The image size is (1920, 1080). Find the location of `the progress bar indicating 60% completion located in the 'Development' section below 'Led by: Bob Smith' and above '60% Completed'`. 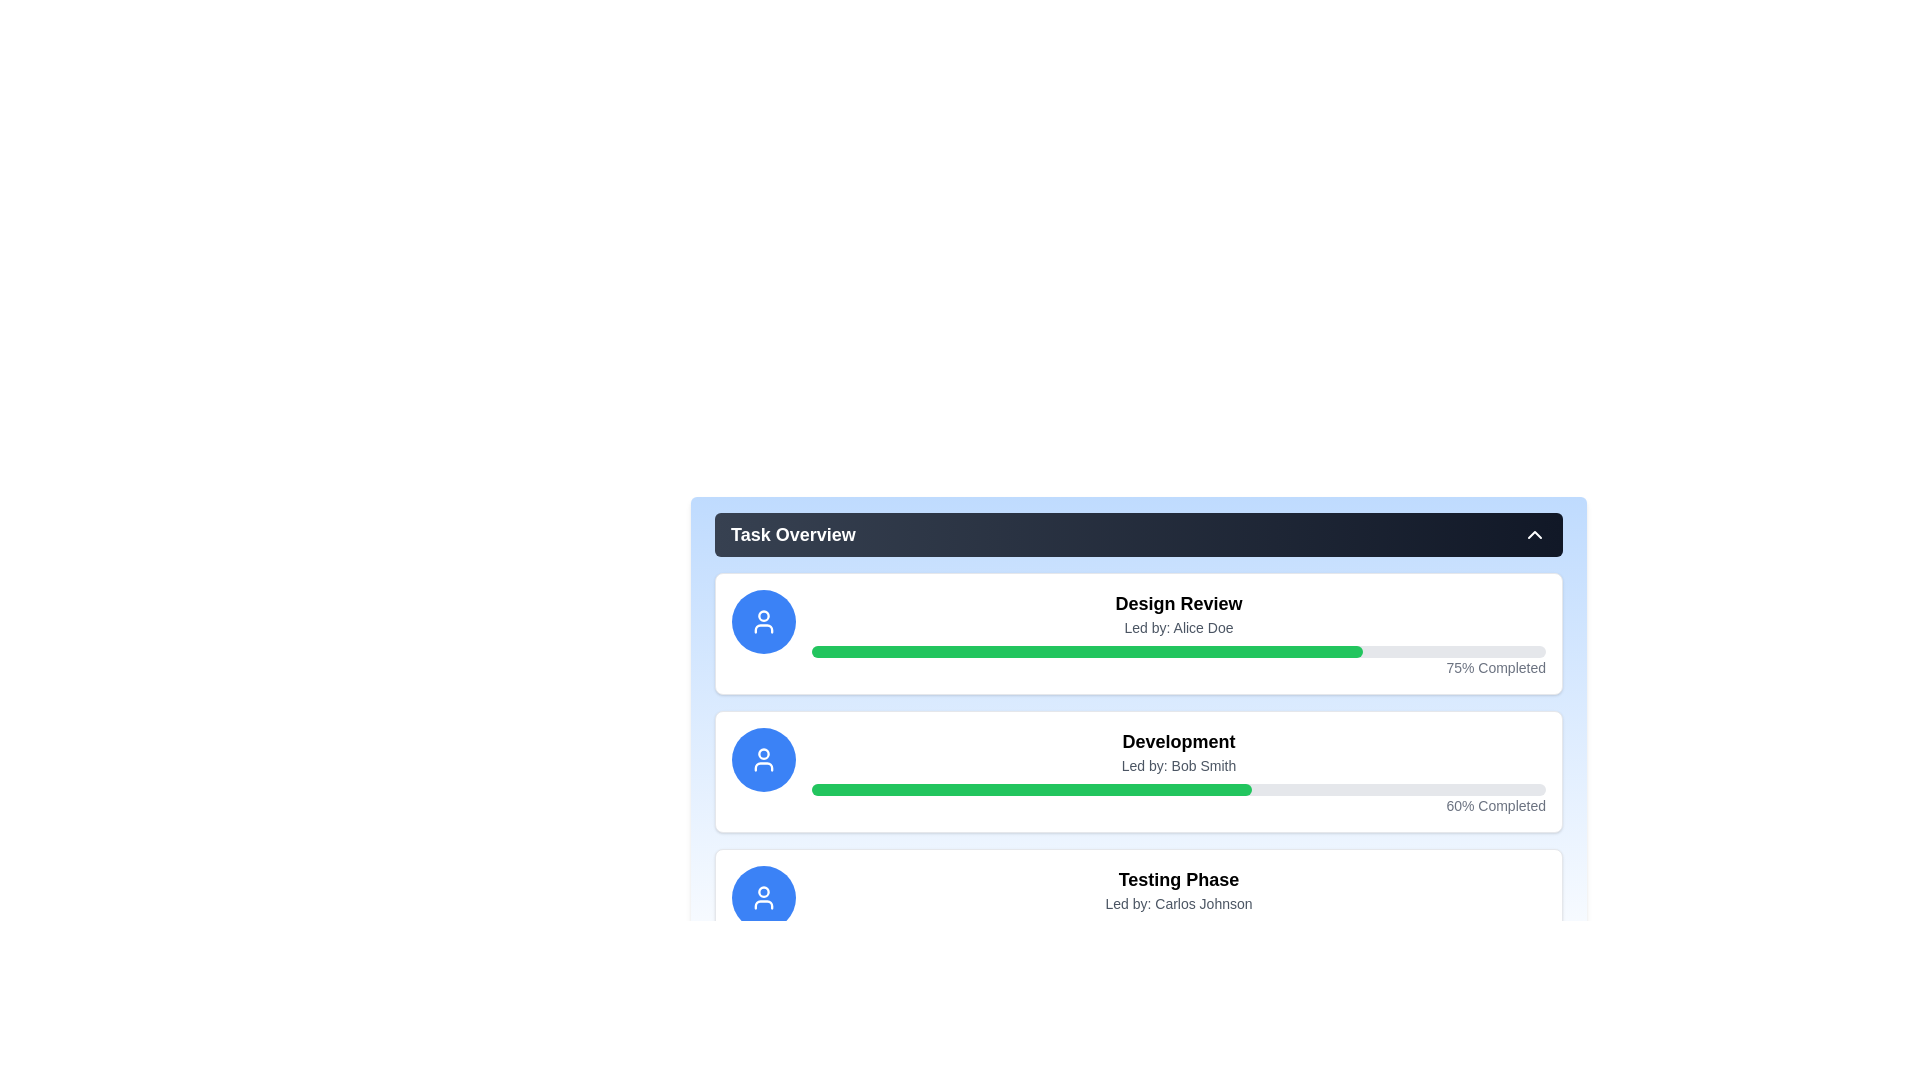

the progress bar indicating 60% completion located in the 'Development' section below 'Led by: Bob Smith' and above '60% Completed' is located at coordinates (1179, 789).